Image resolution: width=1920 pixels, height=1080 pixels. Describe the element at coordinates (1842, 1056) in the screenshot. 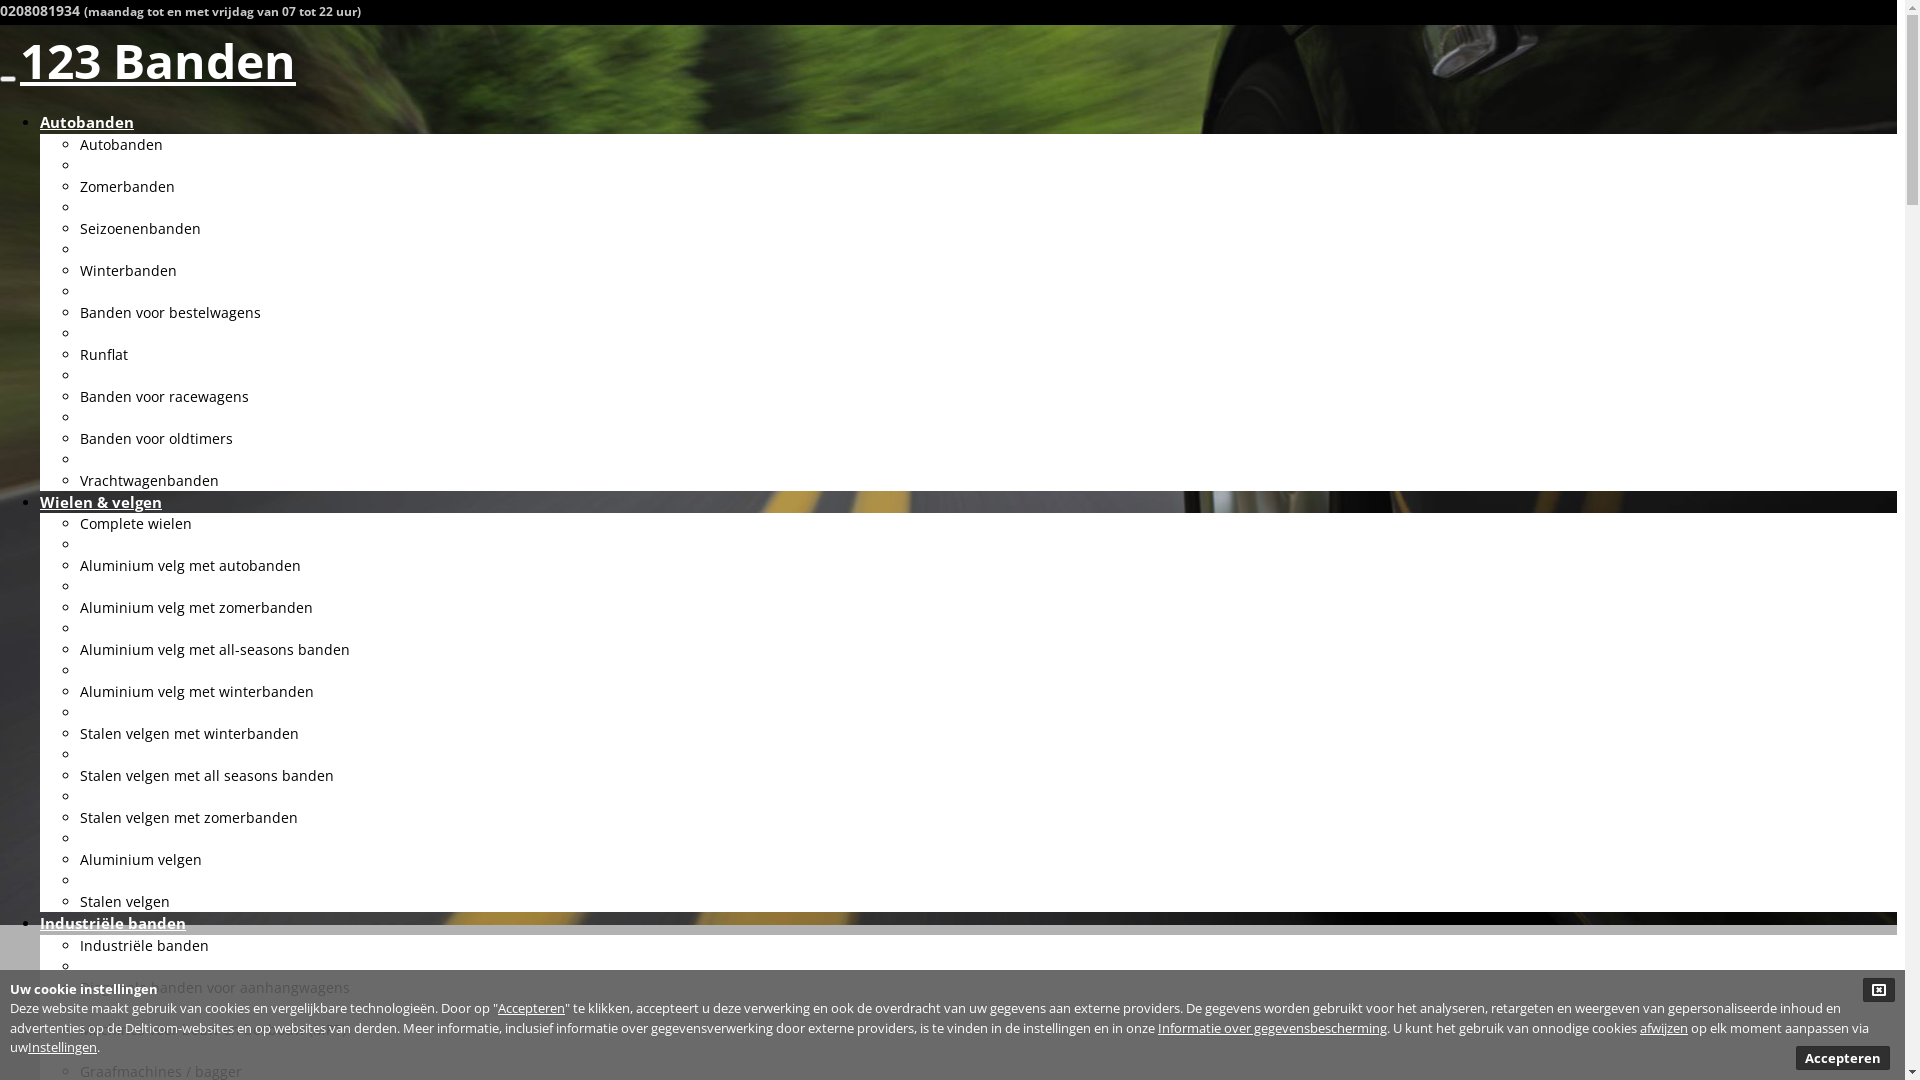

I see `'Accepteren'` at that location.